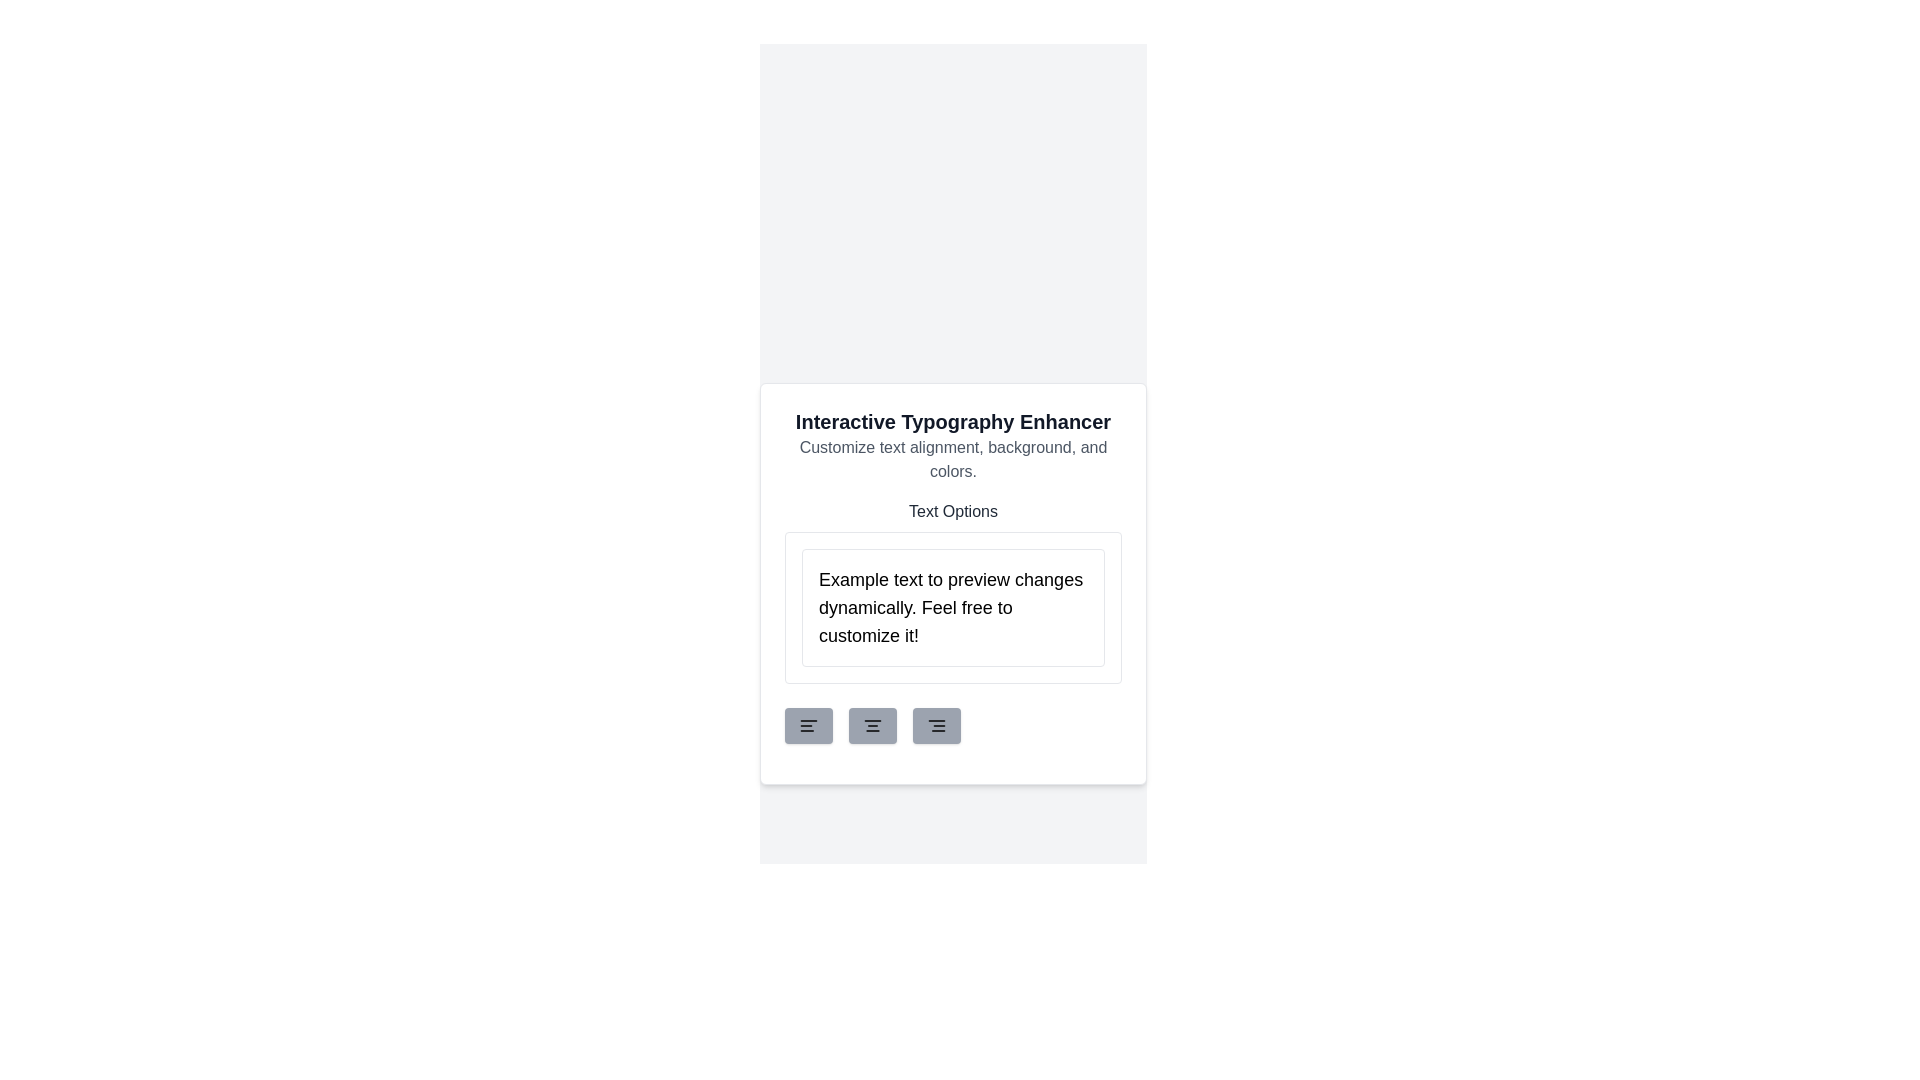  What do you see at coordinates (935, 725) in the screenshot?
I see `the fourth button in the horizontal row of text alignment buttons to apply right text alignment` at bounding box center [935, 725].